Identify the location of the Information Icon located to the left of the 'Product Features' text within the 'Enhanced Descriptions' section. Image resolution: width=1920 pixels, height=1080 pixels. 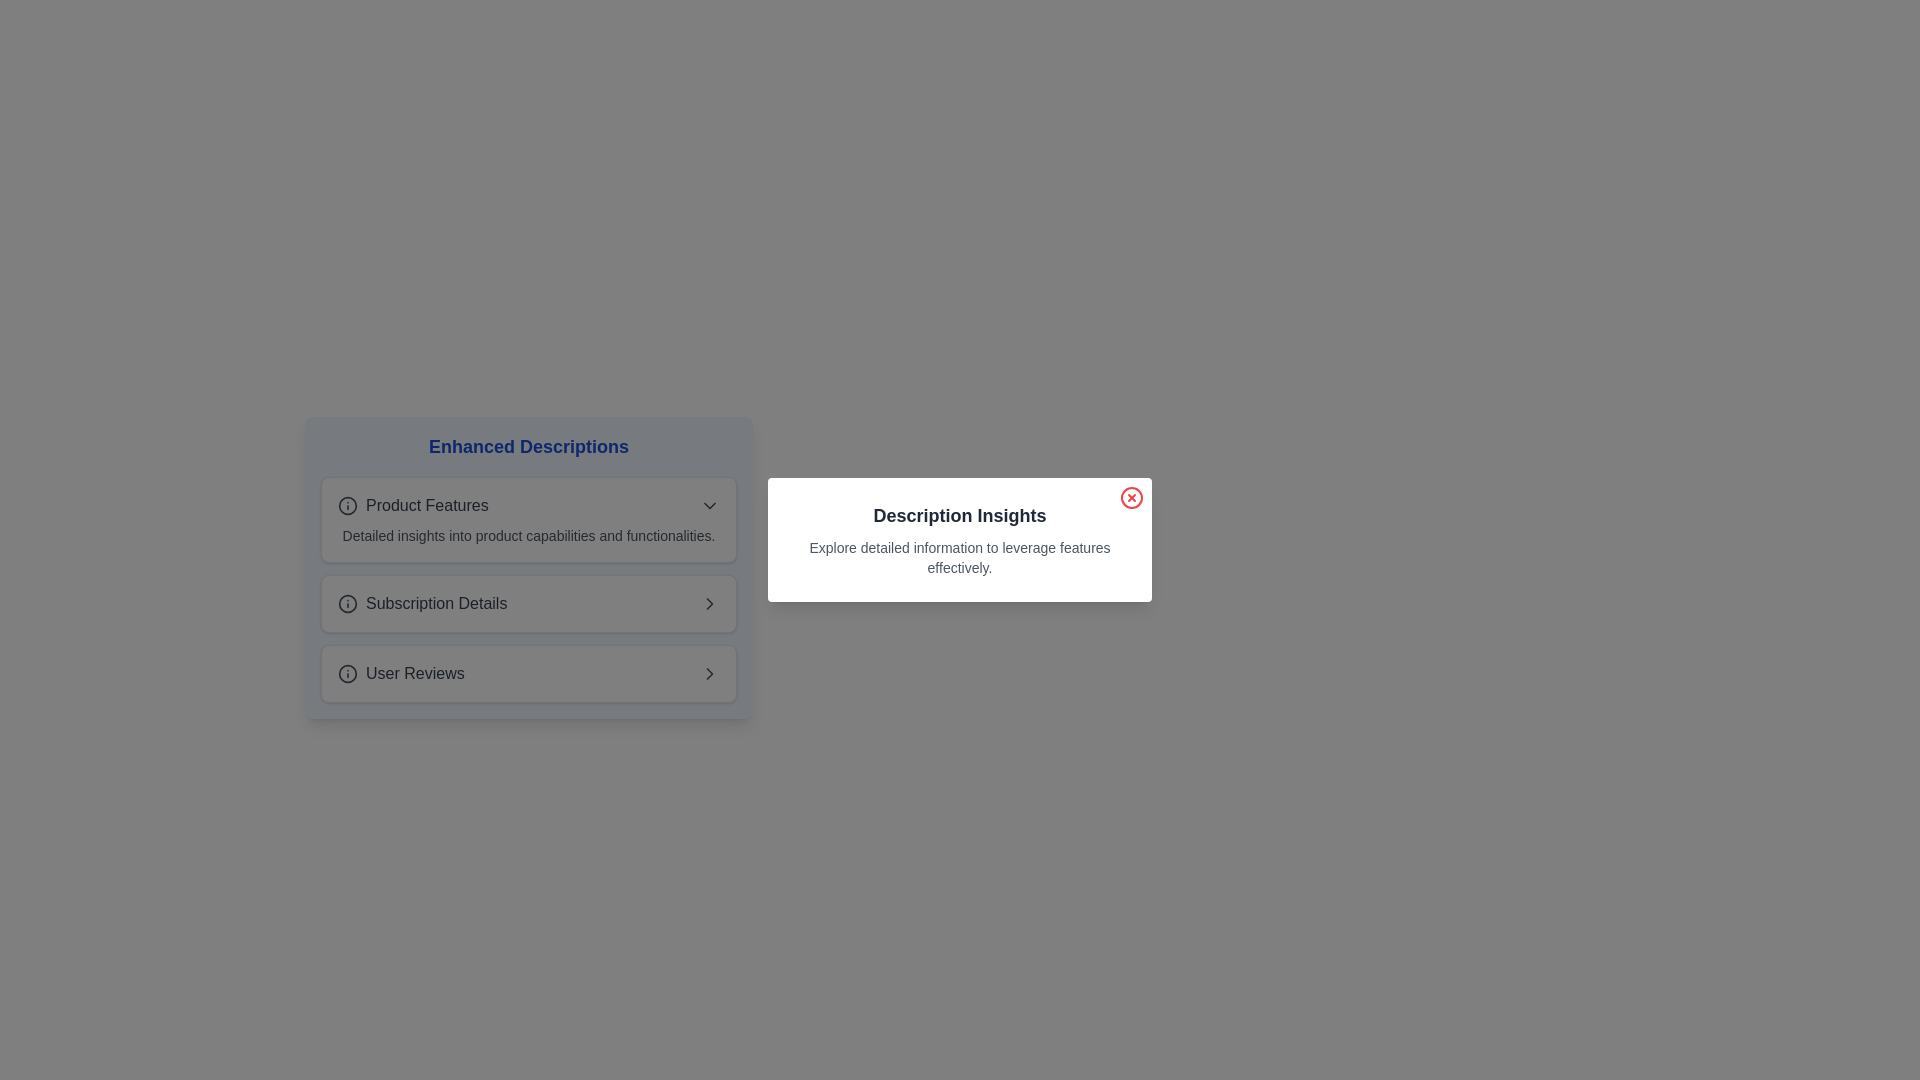
(347, 504).